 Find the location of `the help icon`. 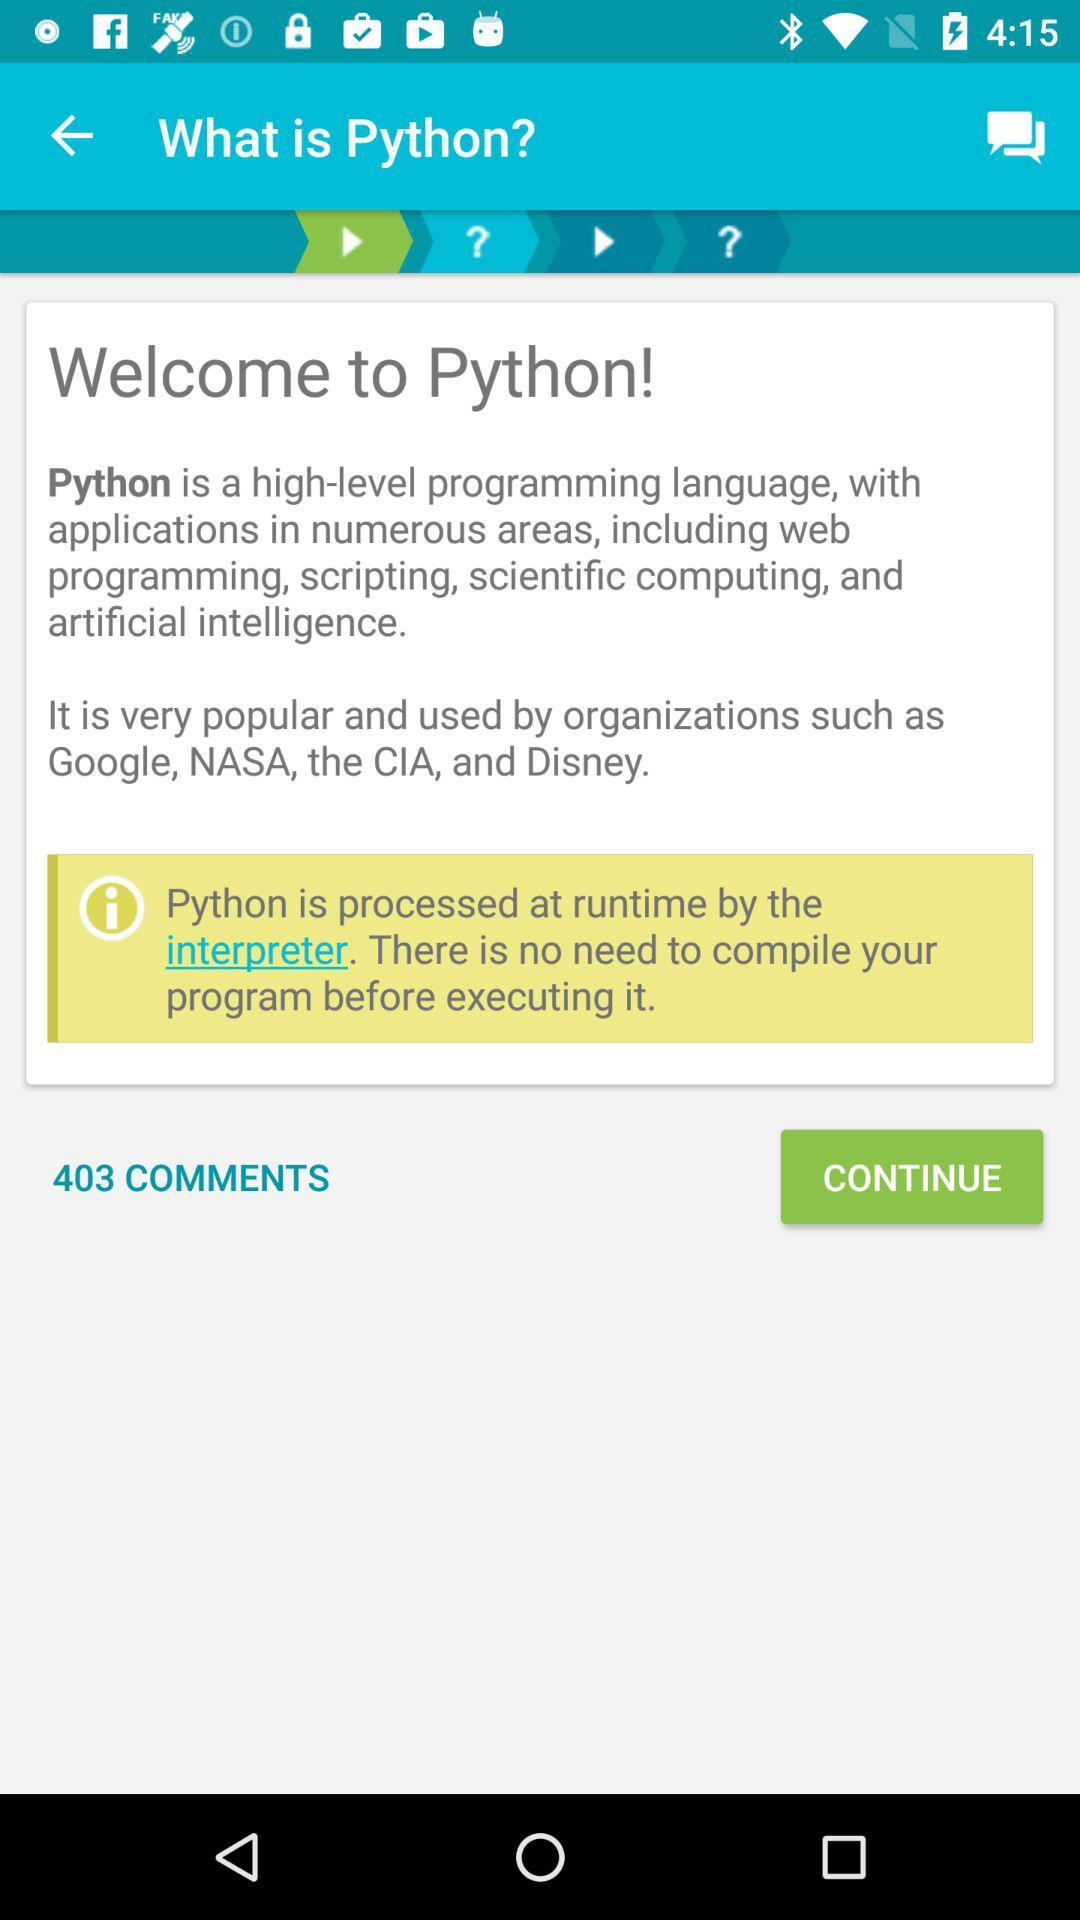

the help icon is located at coordinates (729, 240).